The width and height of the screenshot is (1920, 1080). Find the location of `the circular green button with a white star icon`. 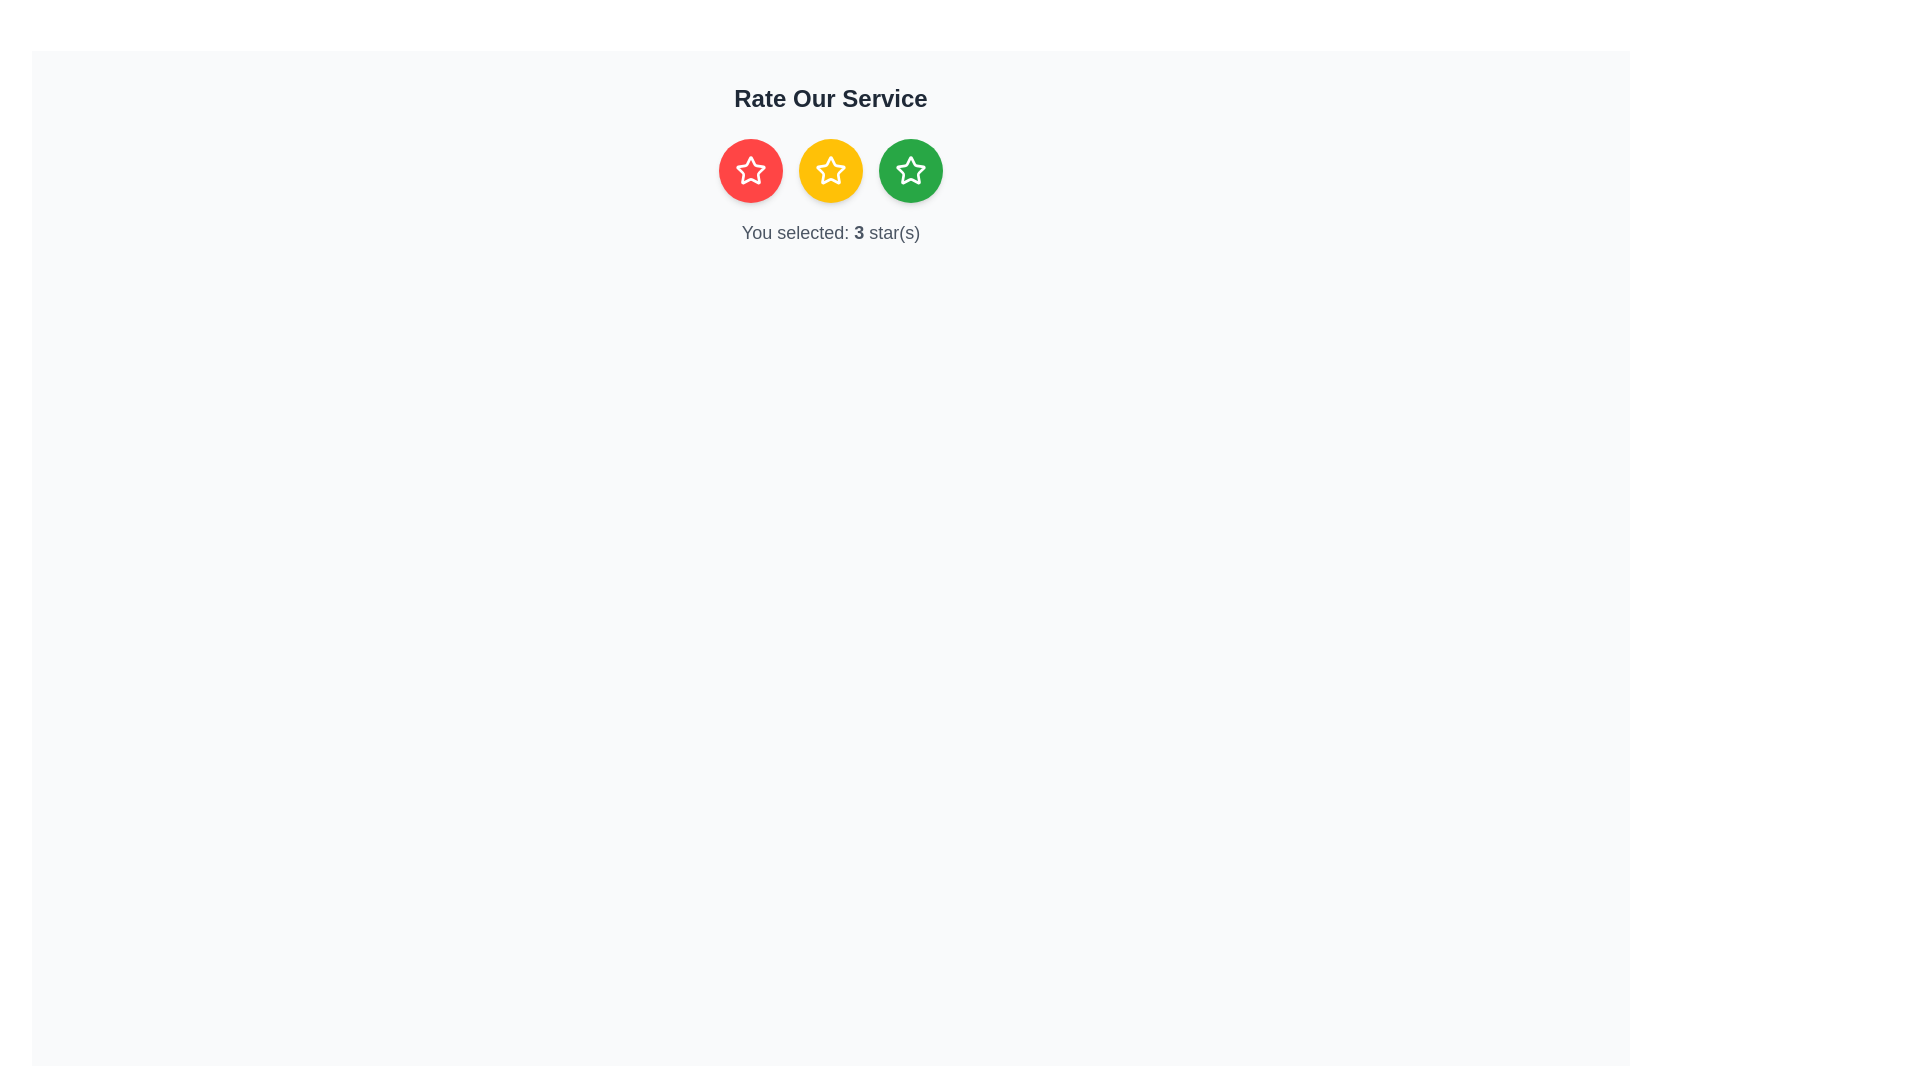

the circular green button with a white star icon is located at coordinates (910, 169).